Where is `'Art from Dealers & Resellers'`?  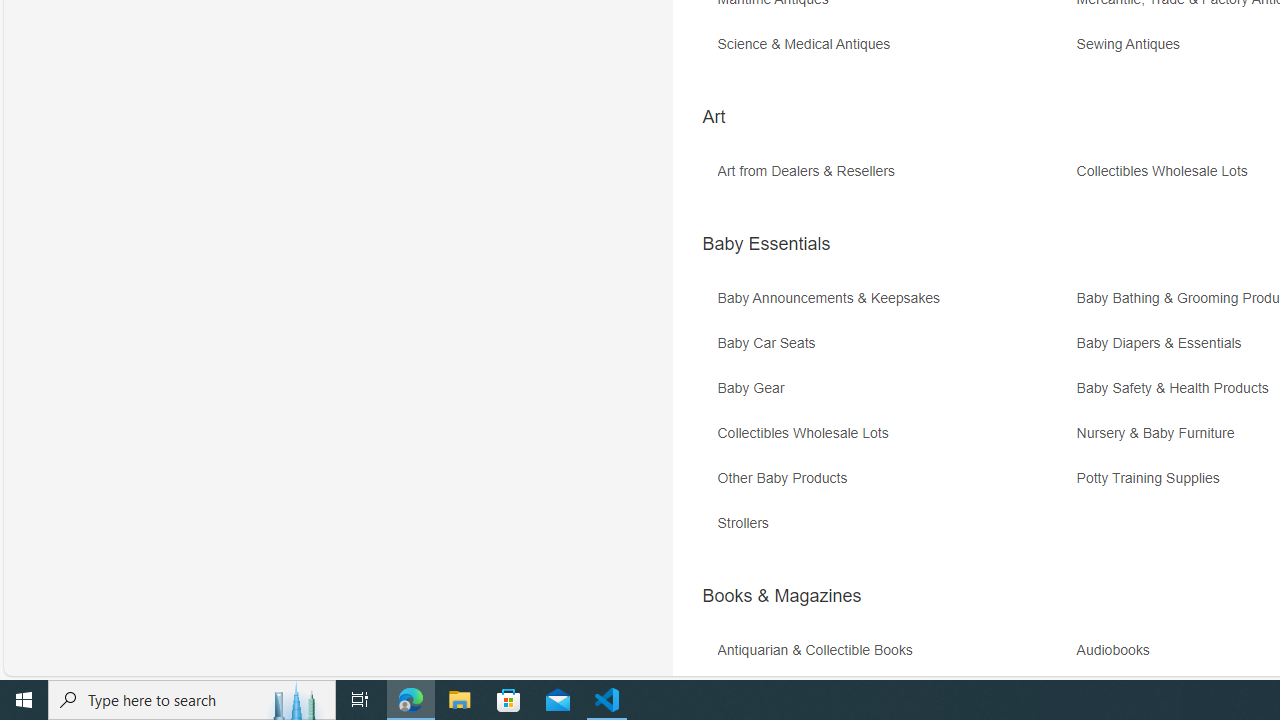
'Art from Dealers & Resellers' is located at coordinates (893, 177).